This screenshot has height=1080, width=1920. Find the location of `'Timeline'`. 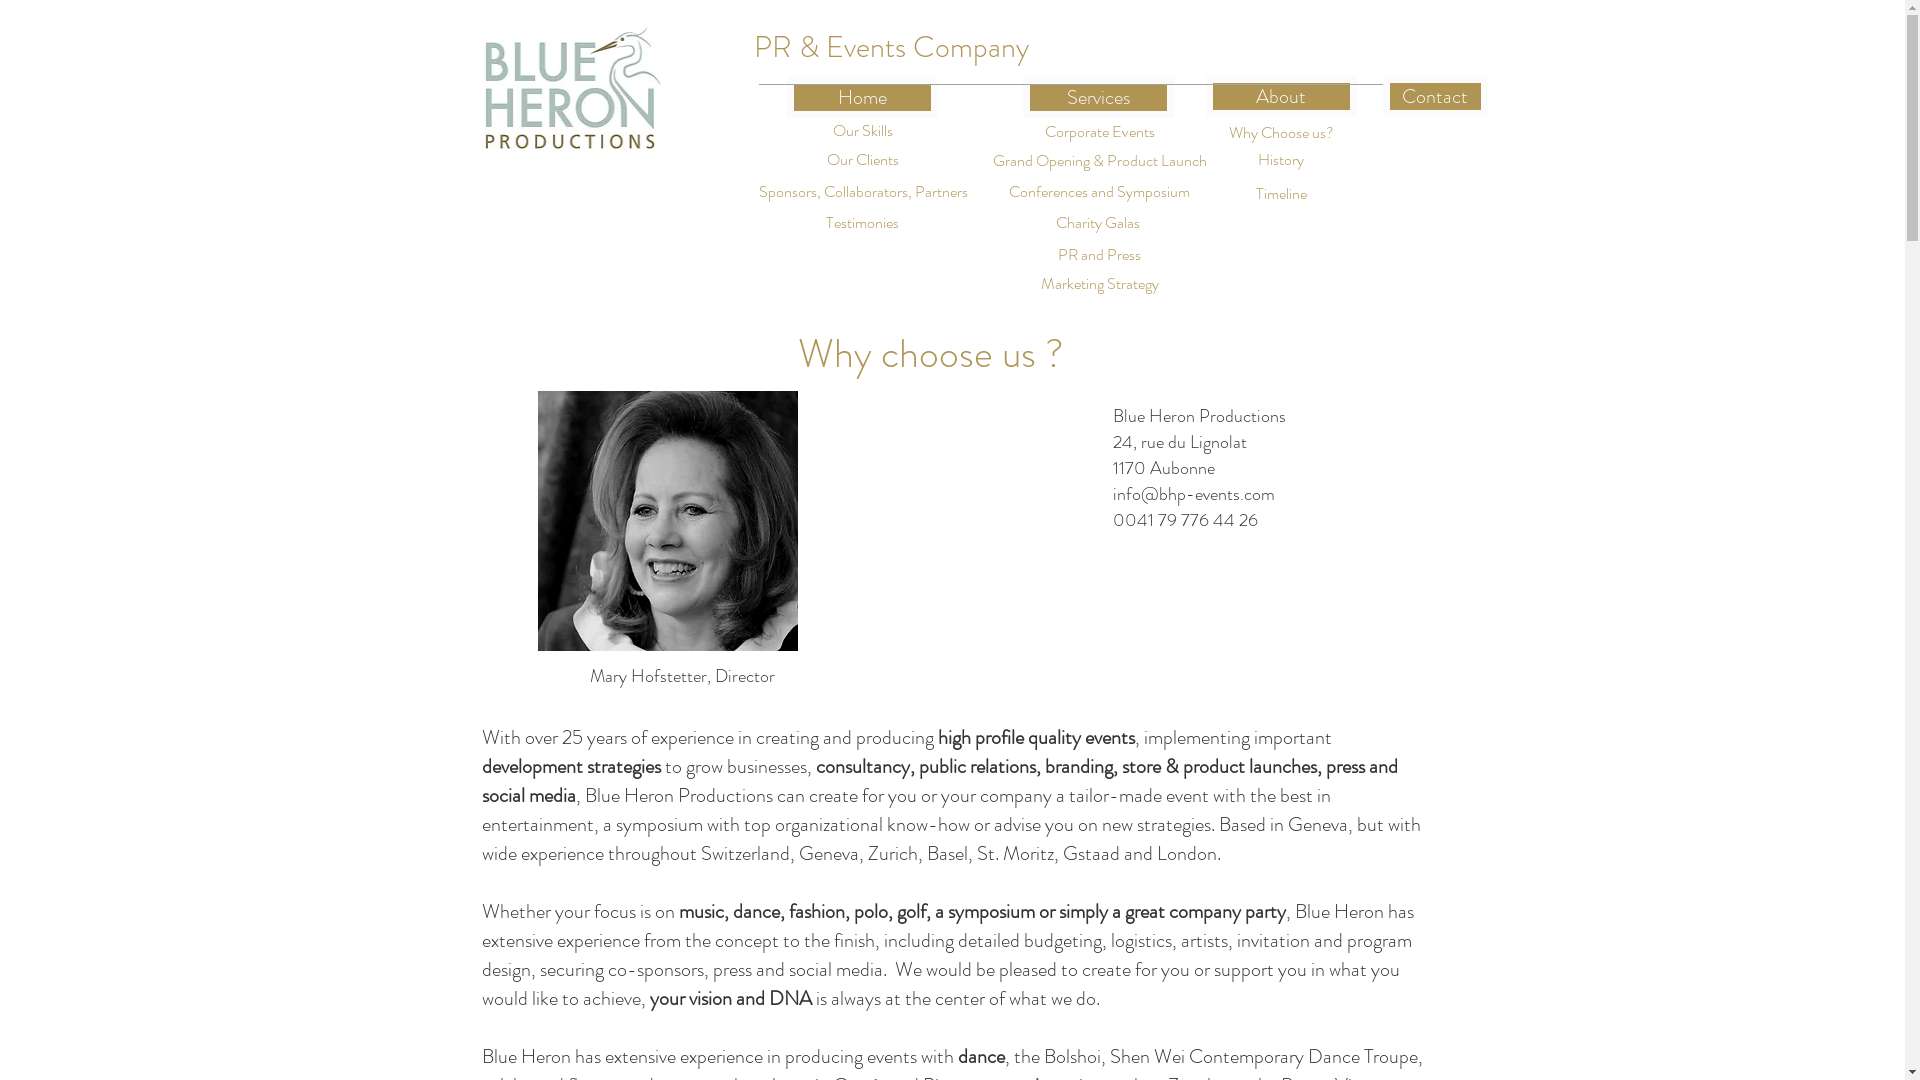

'Timeline' is located at coordinates (1281, 194).